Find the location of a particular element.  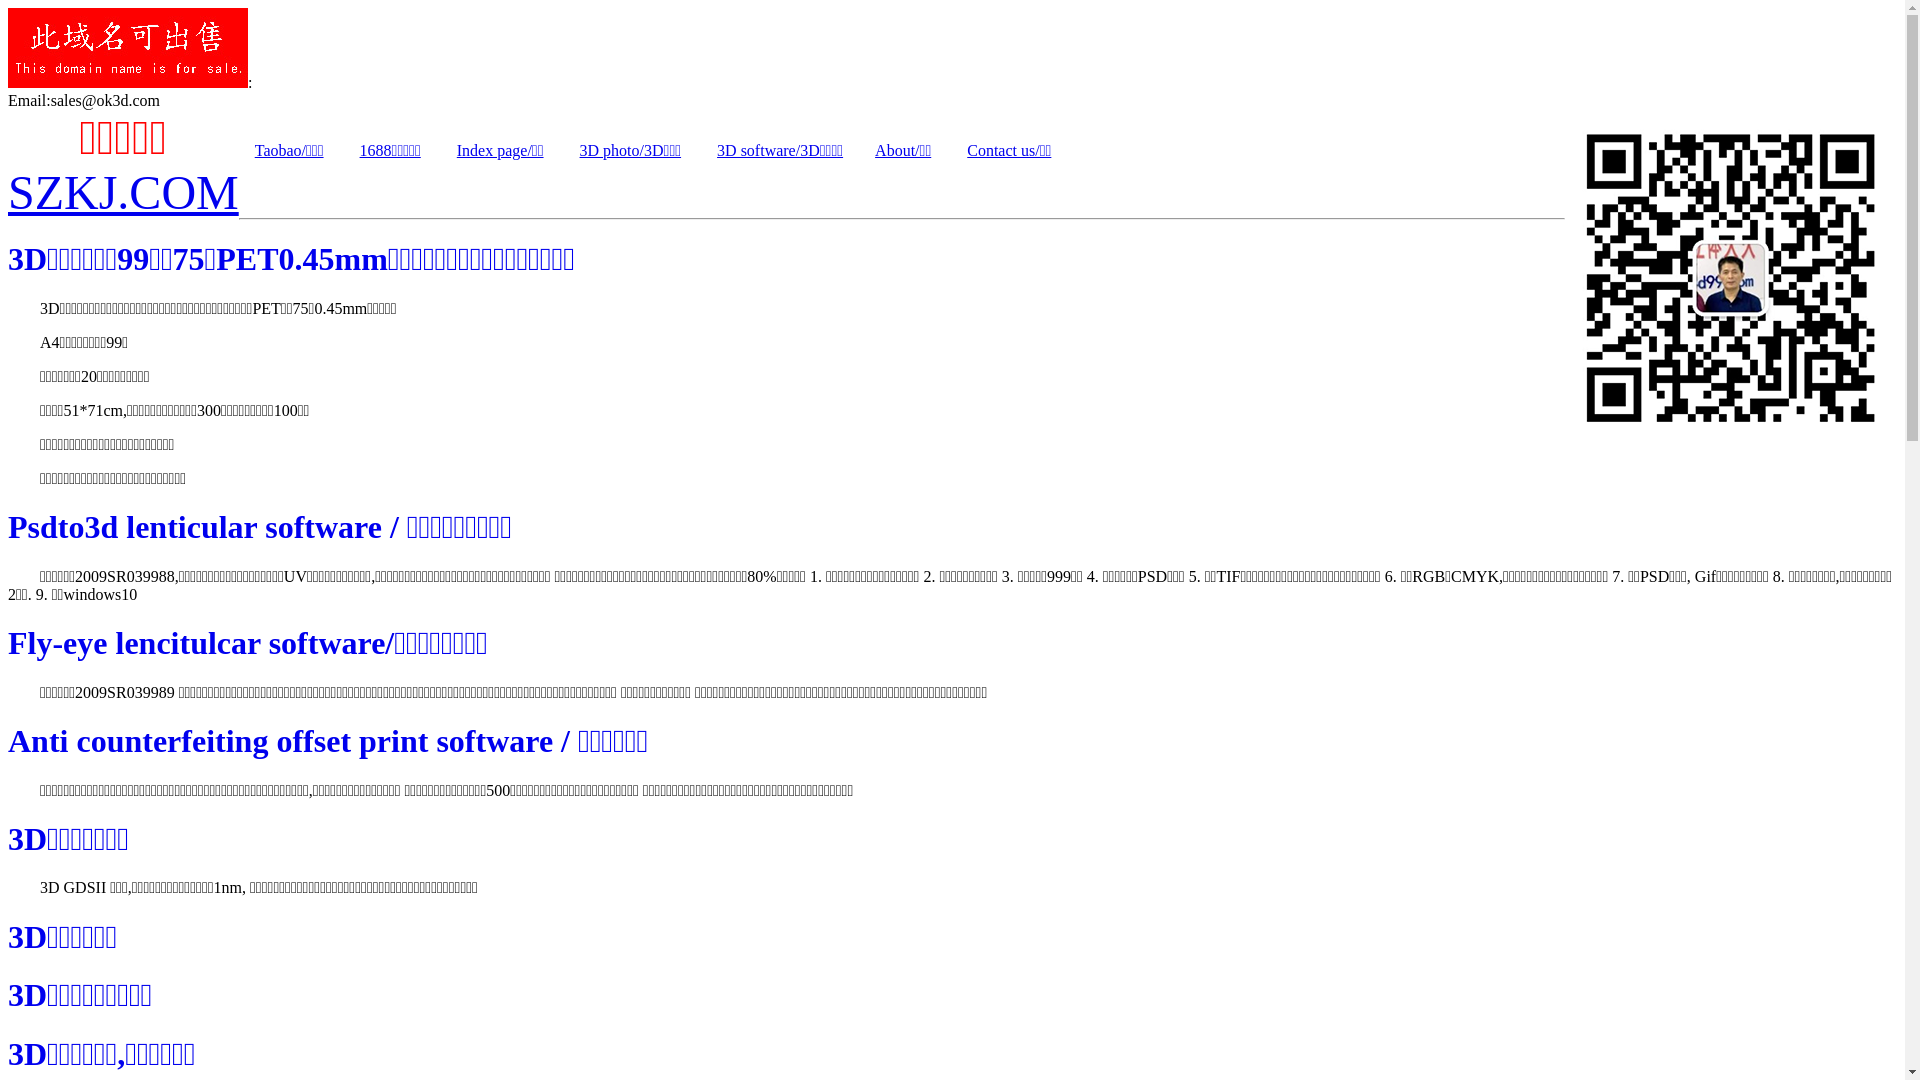

'SZKJ.COM' is located at coordinates (122, 192).